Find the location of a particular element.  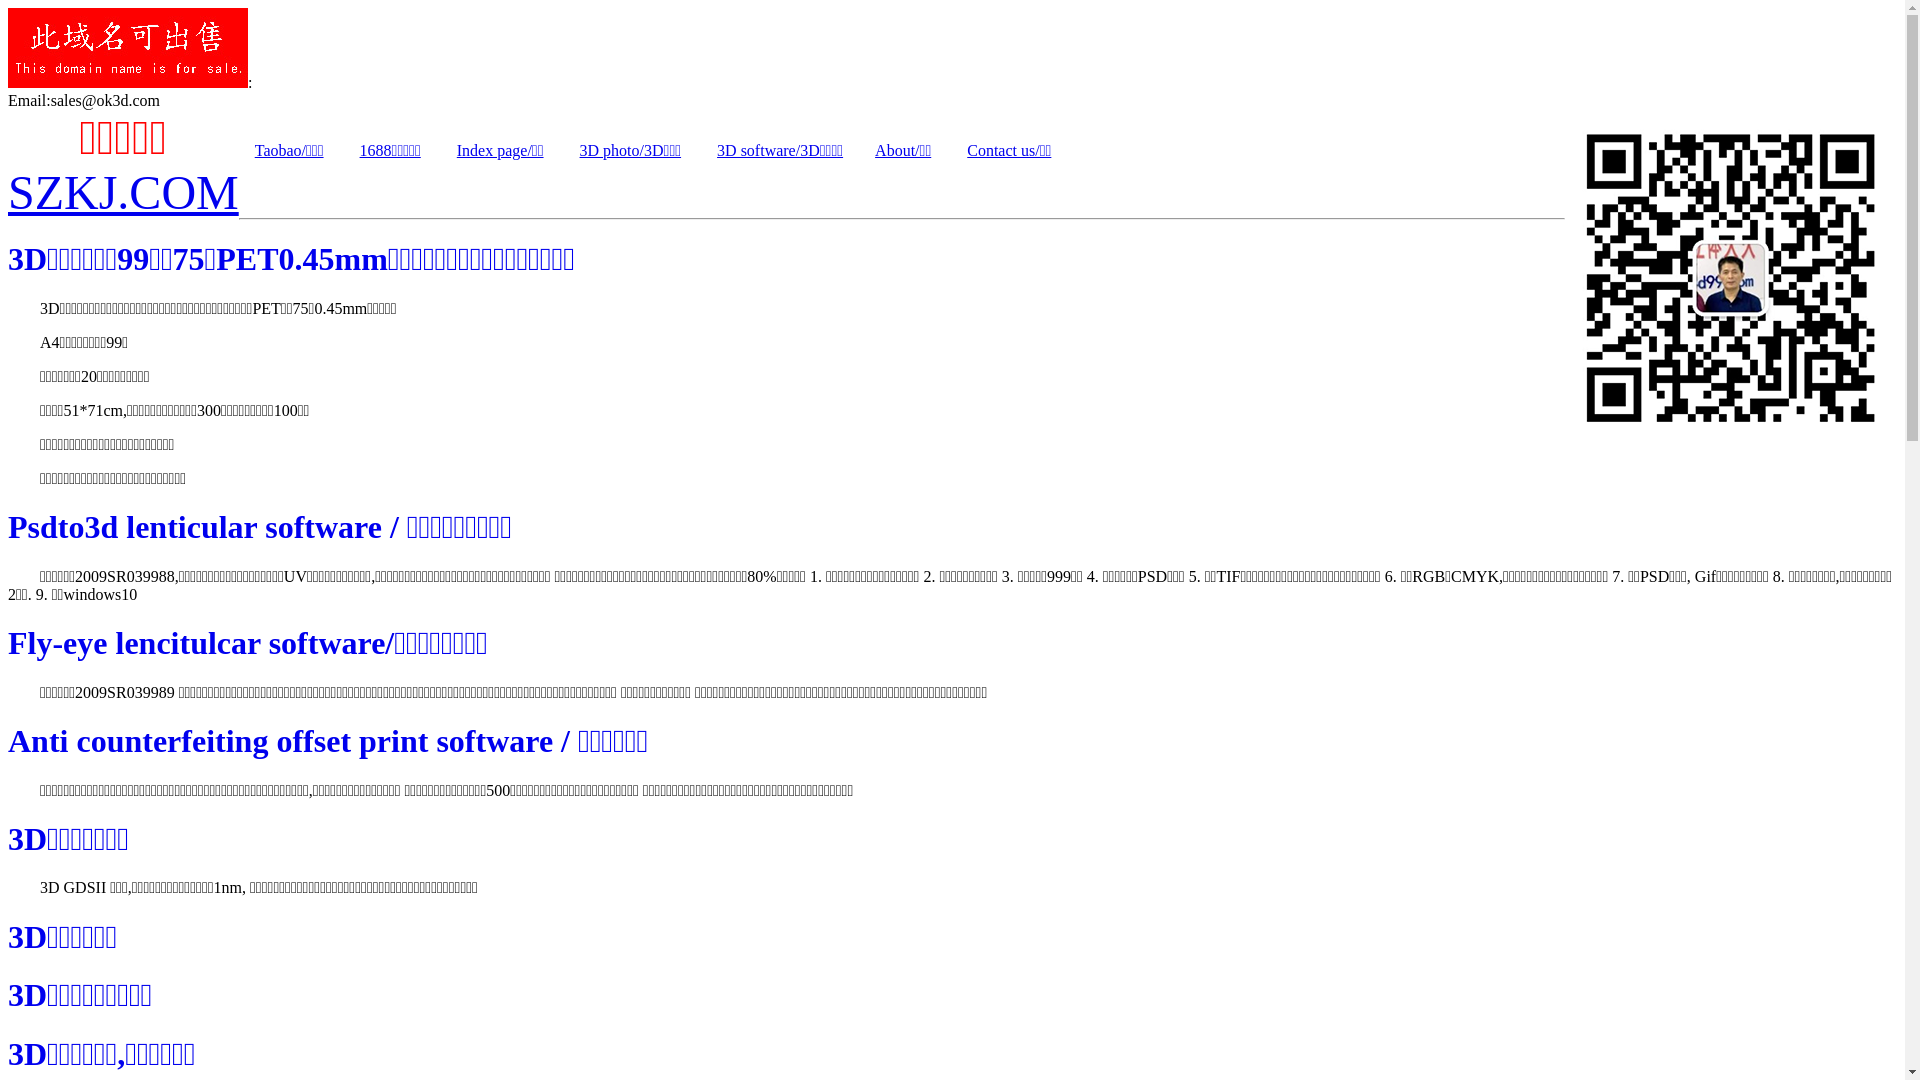

'SZKJ.COM' is located at coordinates (122, 192).